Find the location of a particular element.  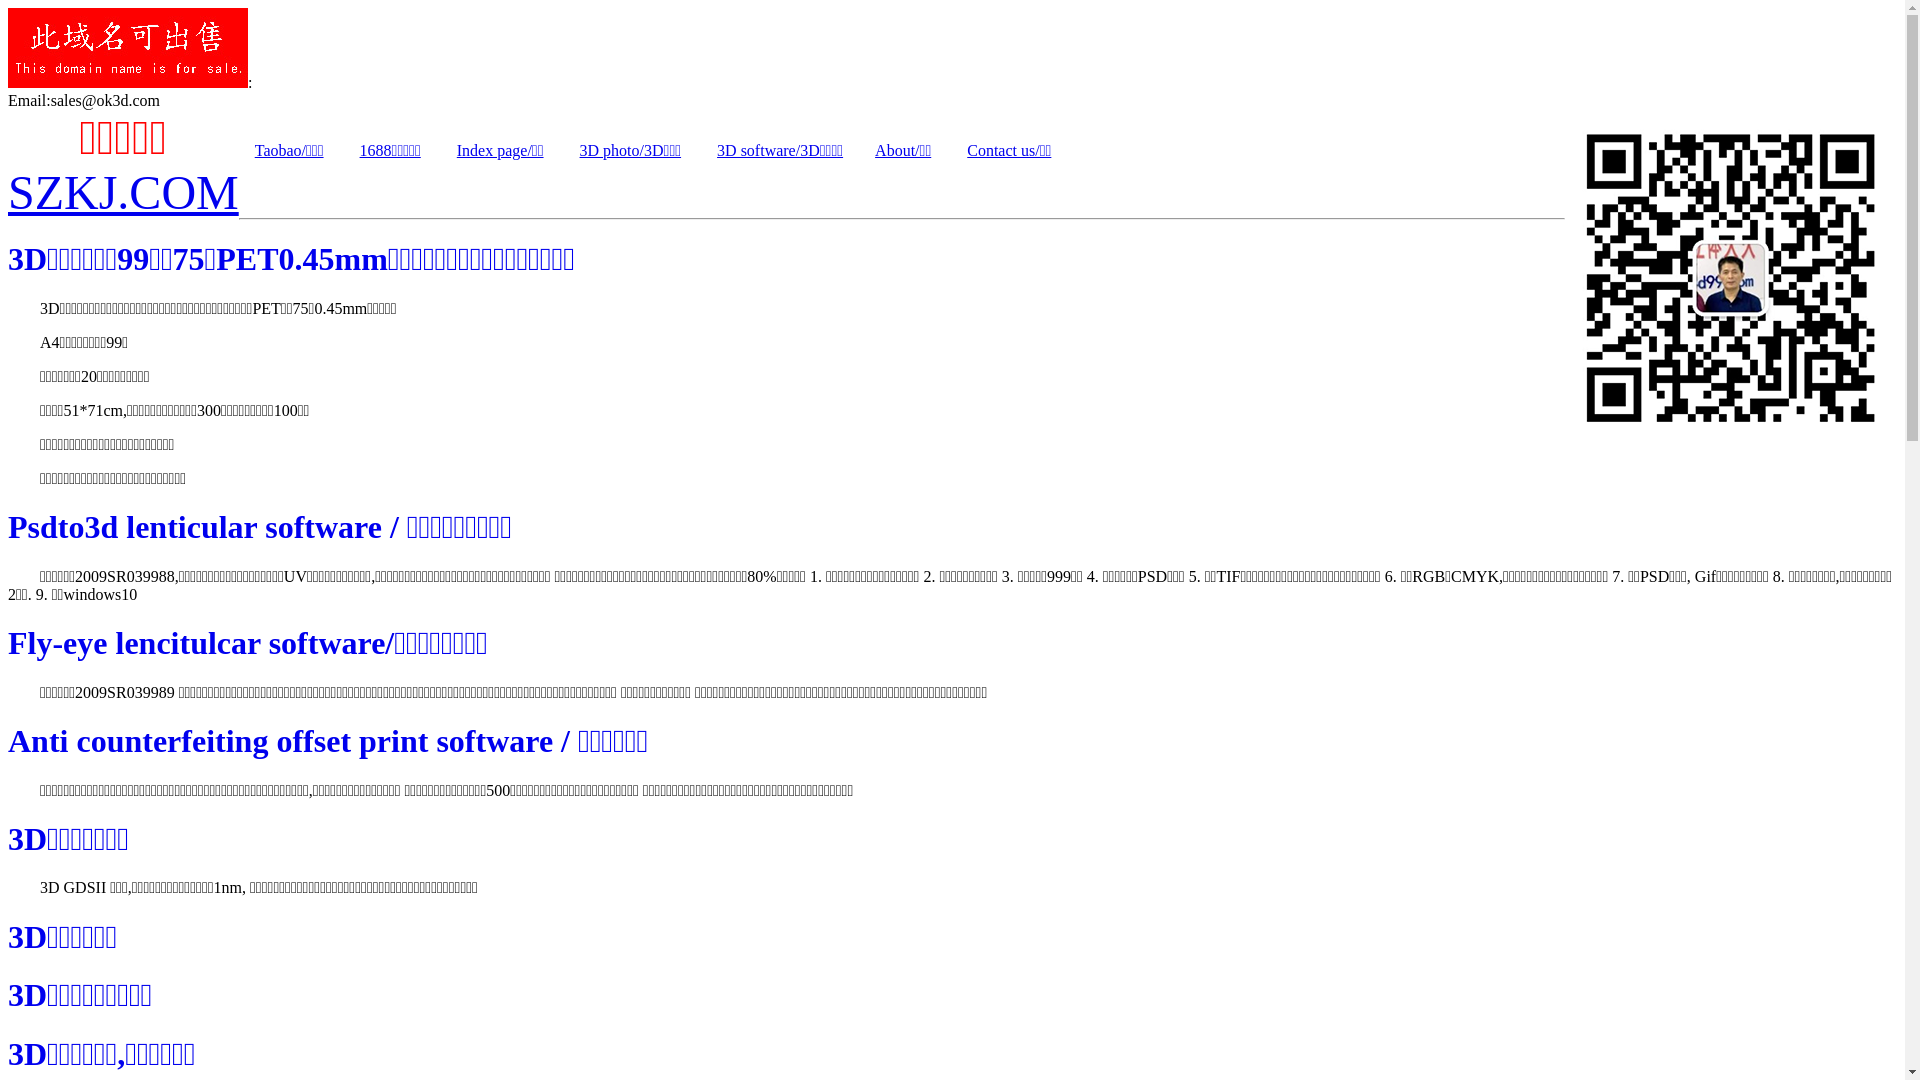

'SZKJ.COM' is located at coordinates (122, 192).